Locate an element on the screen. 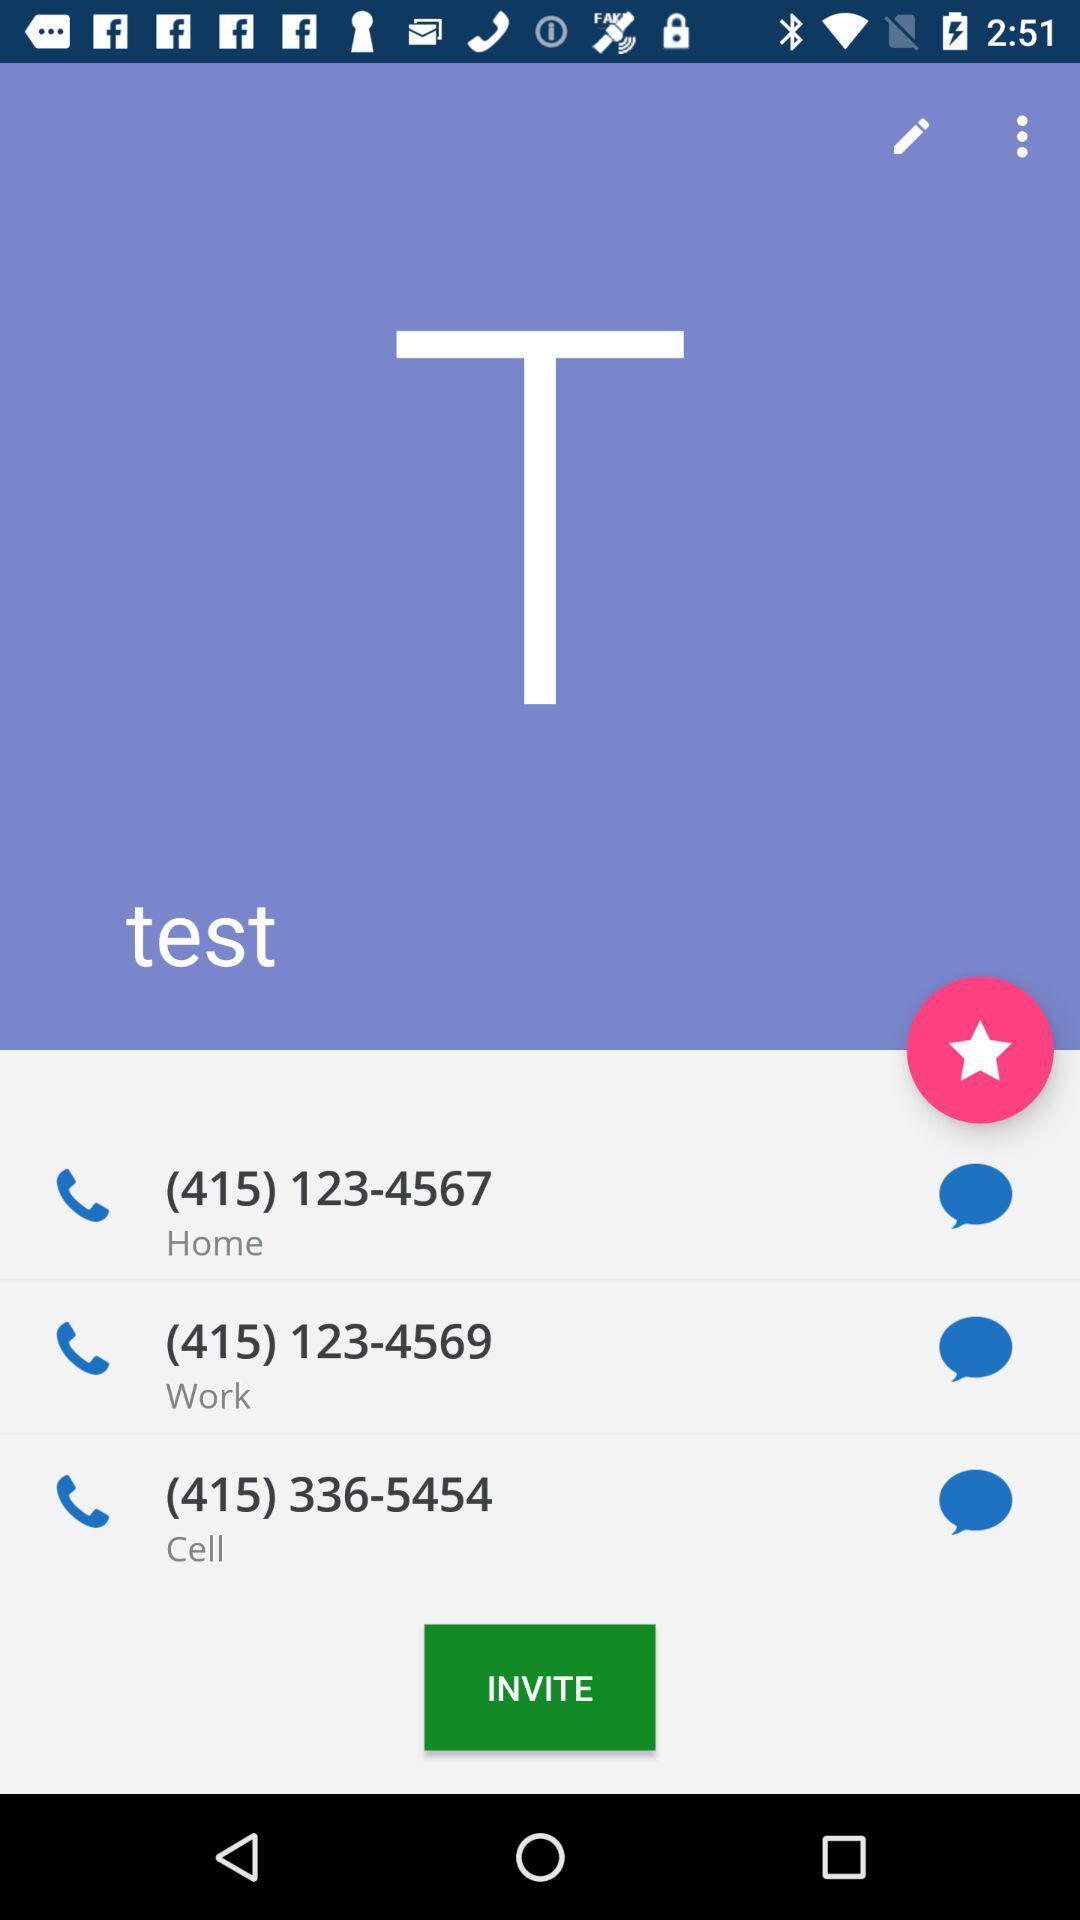  to call is located at coordinates (81, 1502).